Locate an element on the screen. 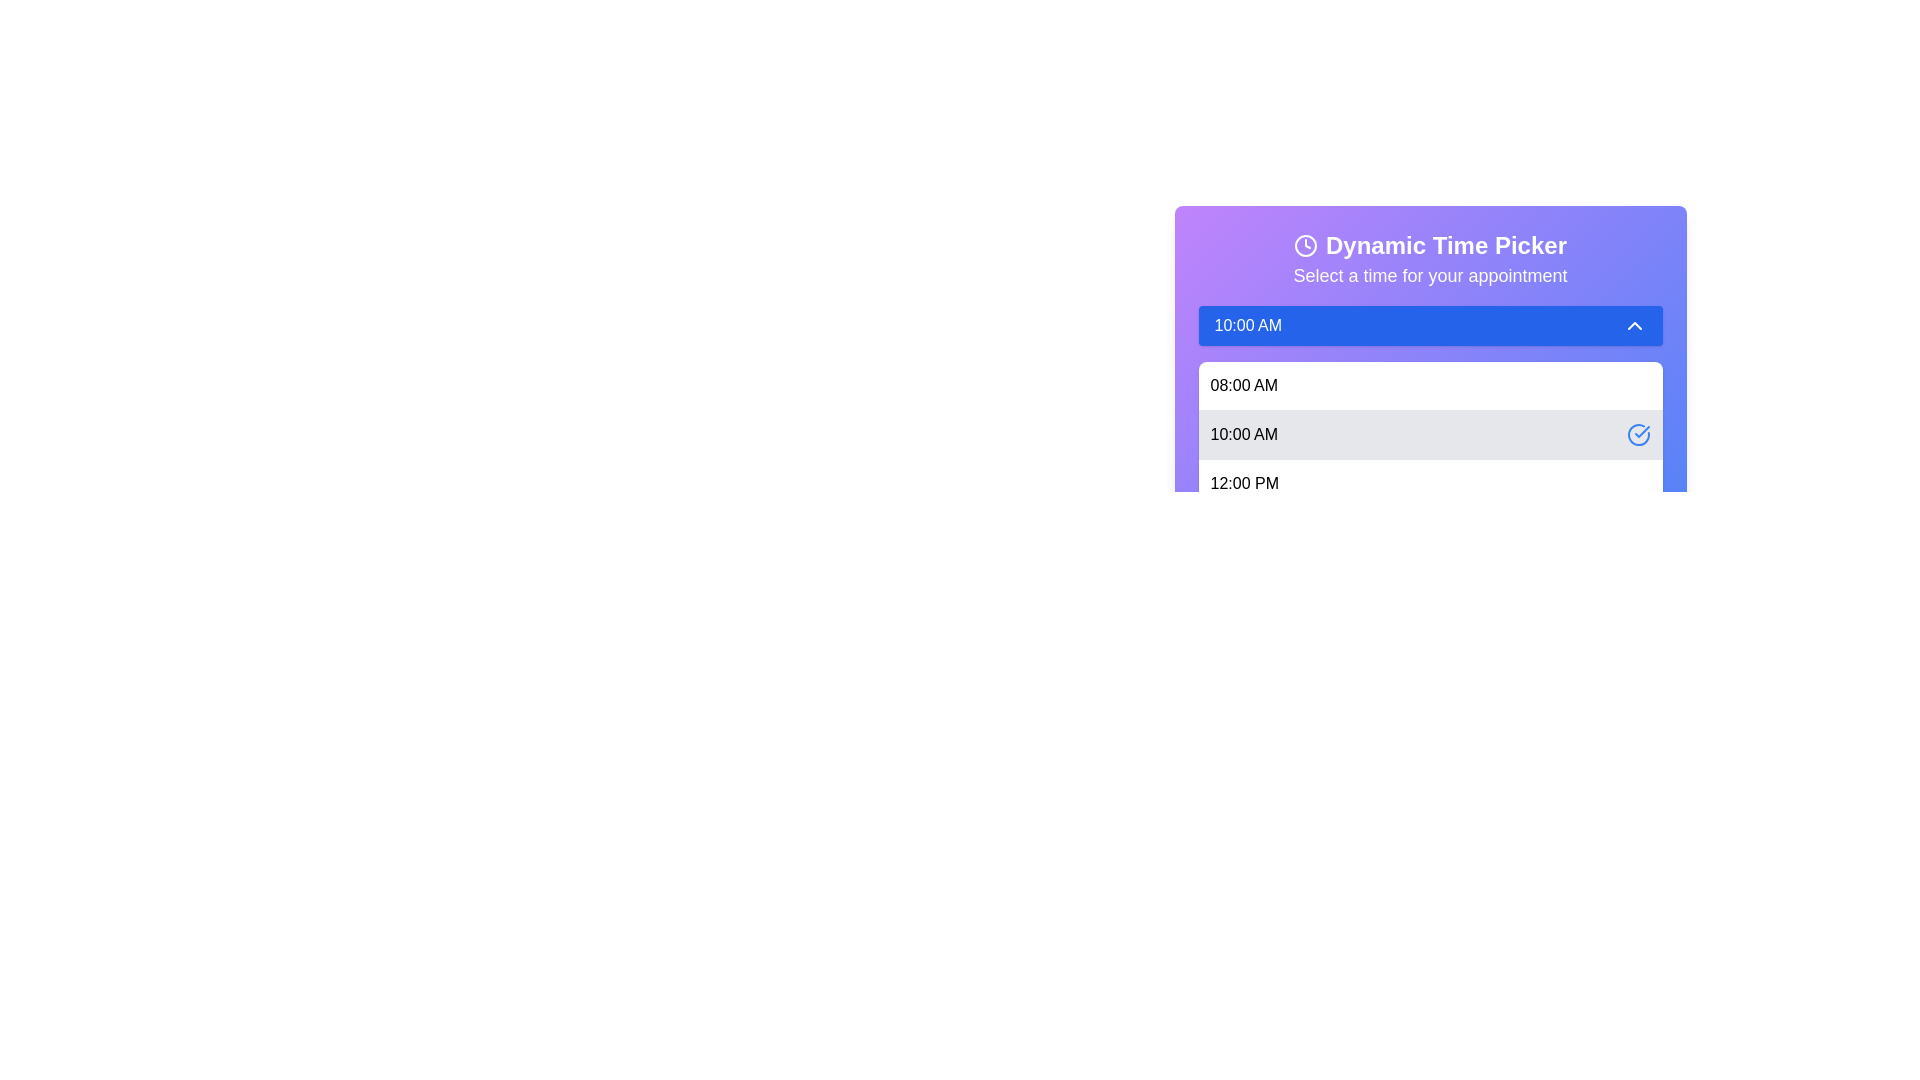 The width and height of the screenshot is (1920, 1080). the second selectable time slot option in the dropdown list, which is located between '08:00 AM' and '12:00 PM' is located at coordinates (1429, 433).